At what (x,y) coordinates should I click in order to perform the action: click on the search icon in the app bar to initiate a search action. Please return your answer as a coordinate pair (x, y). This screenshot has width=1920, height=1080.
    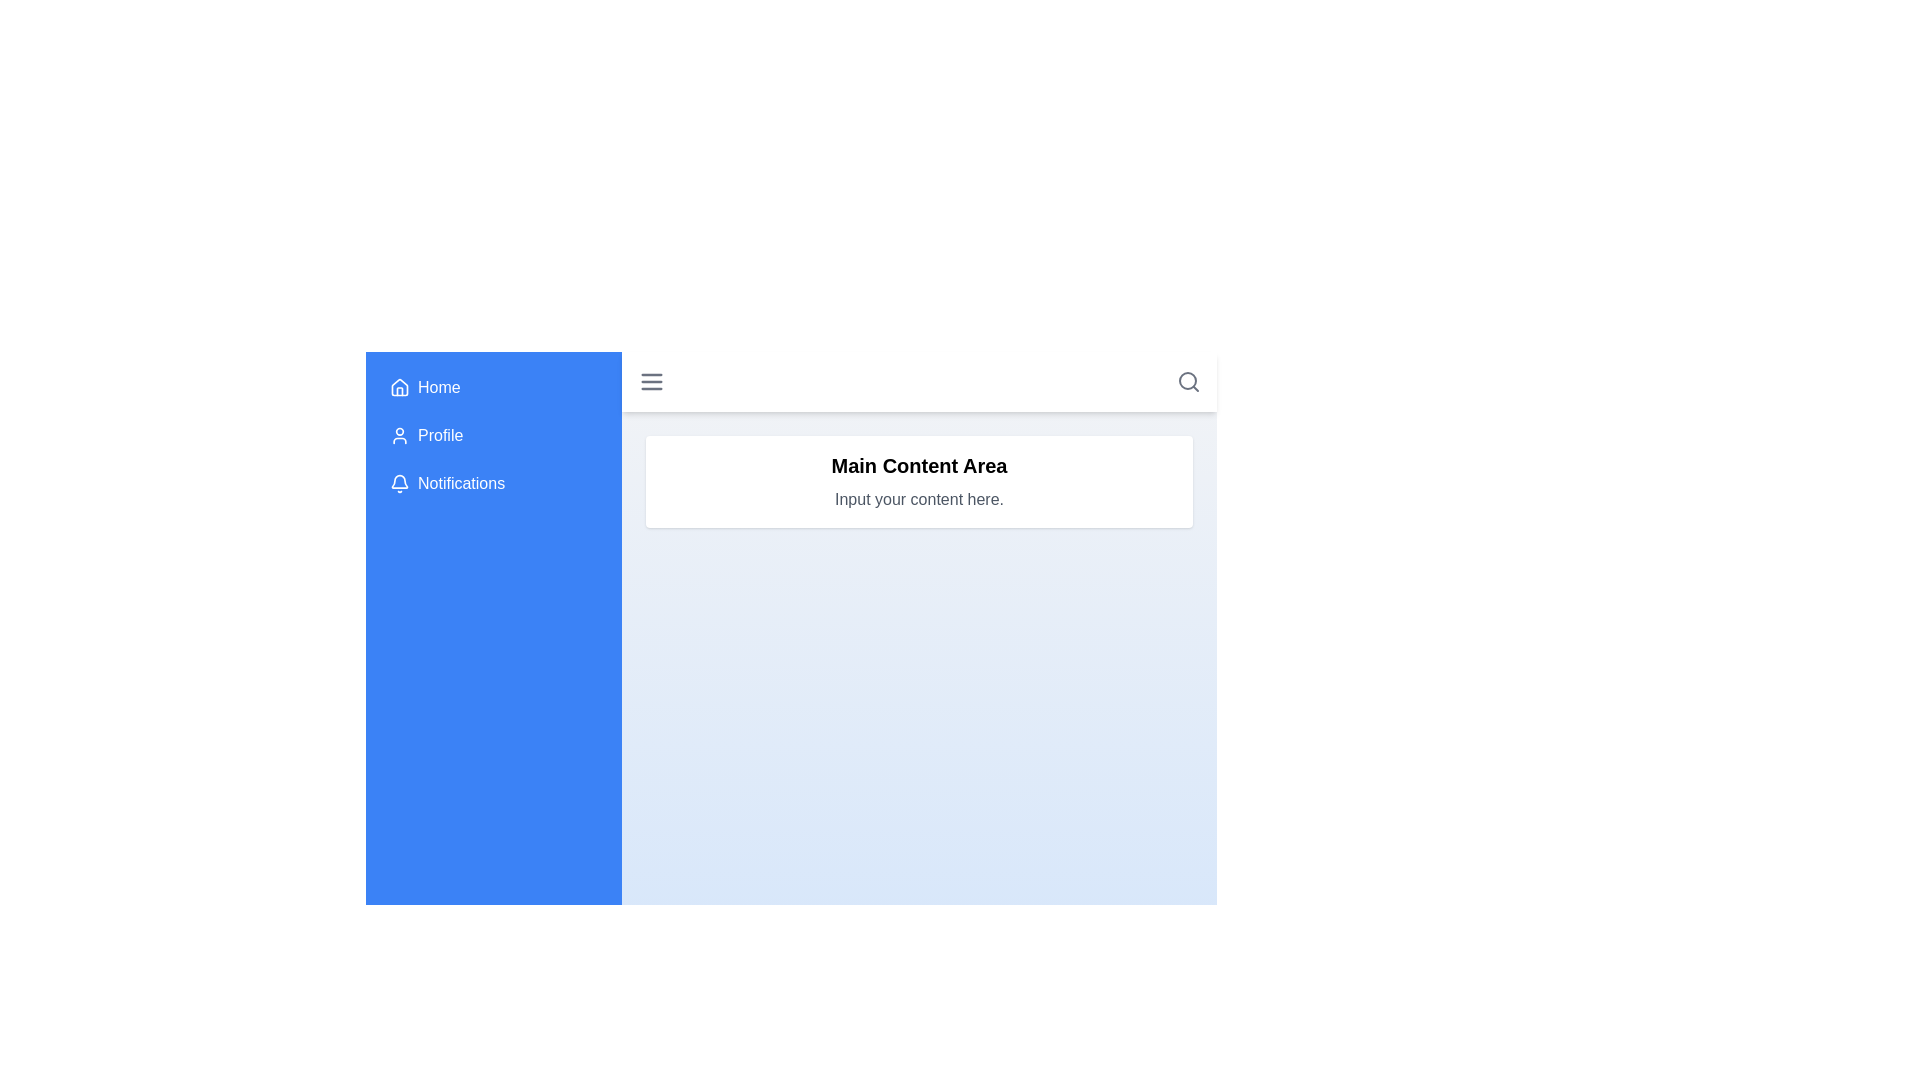
    Looking at the image, I should click on (1189, 381).